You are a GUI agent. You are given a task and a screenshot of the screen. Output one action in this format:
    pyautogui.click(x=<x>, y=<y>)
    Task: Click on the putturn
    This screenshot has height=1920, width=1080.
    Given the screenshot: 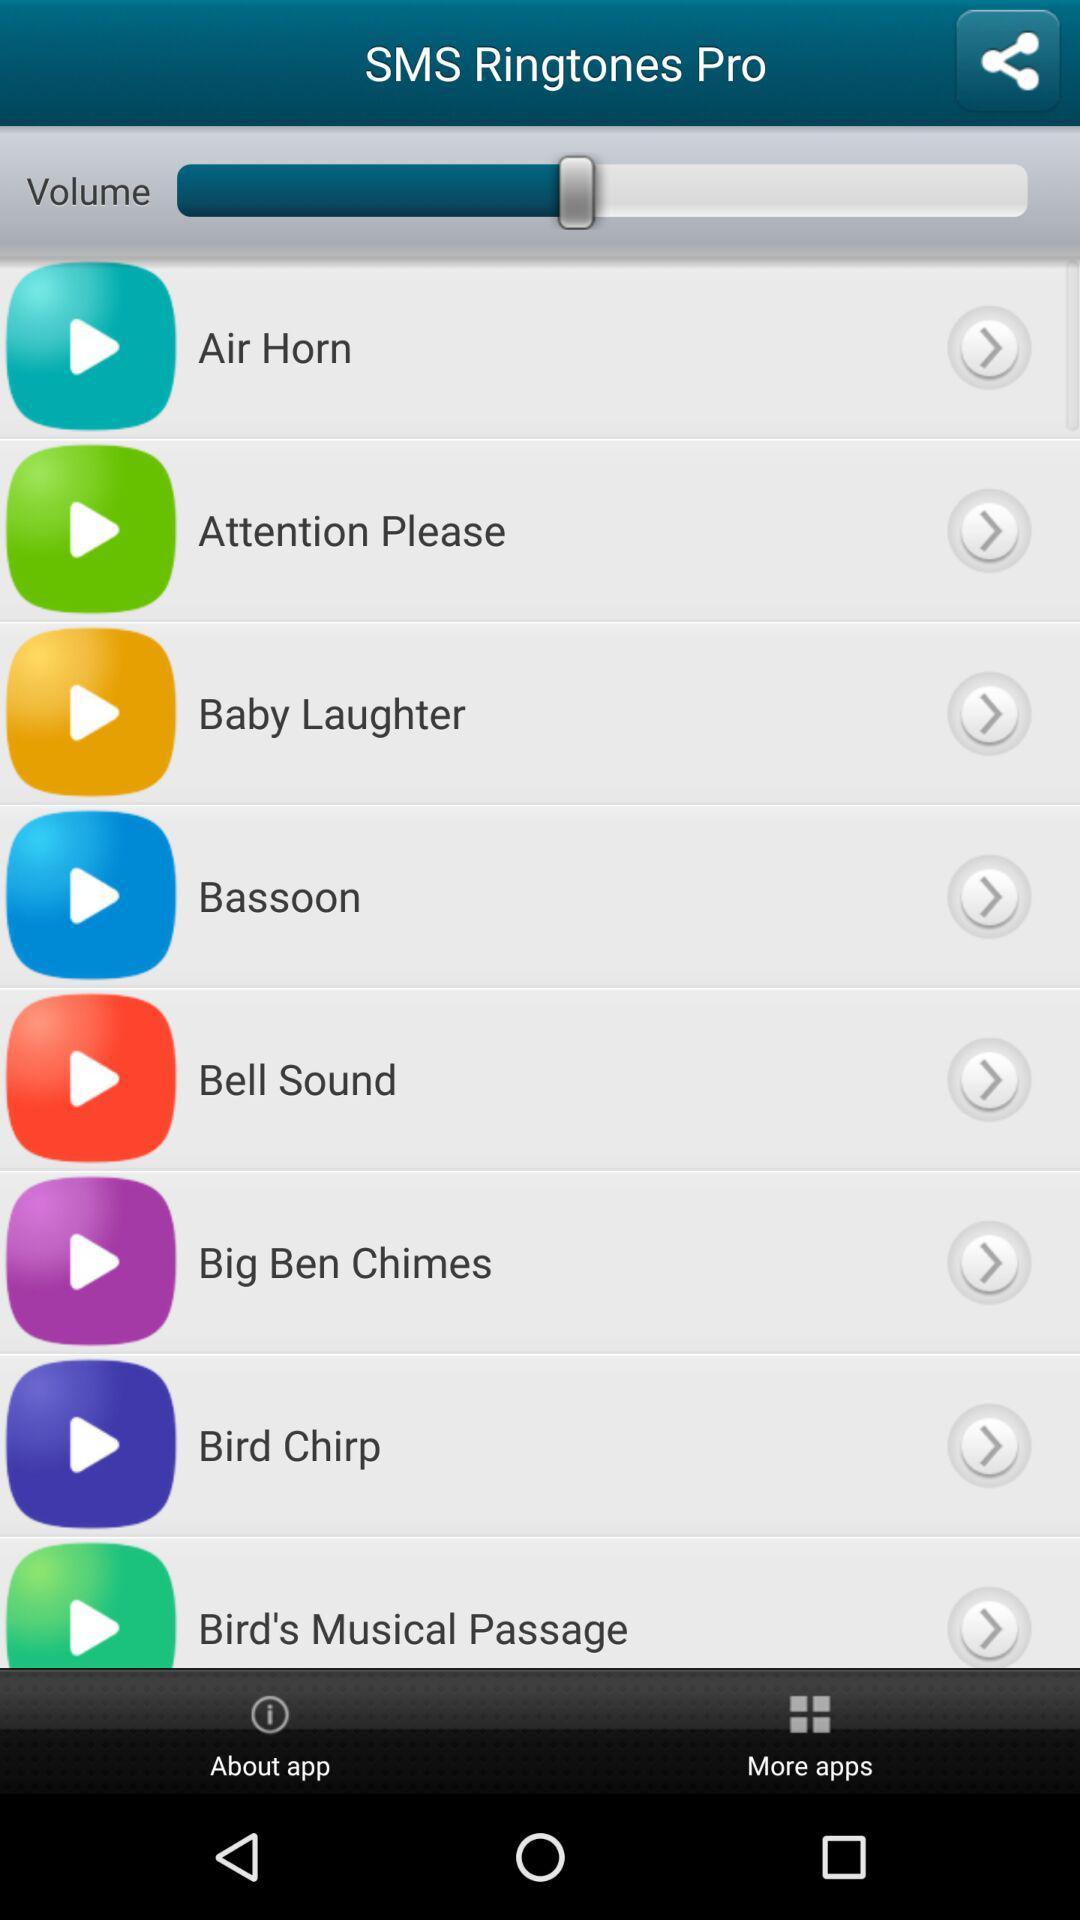 What is the action you would take?
    pyautogui.click(x=987, y=529)
    